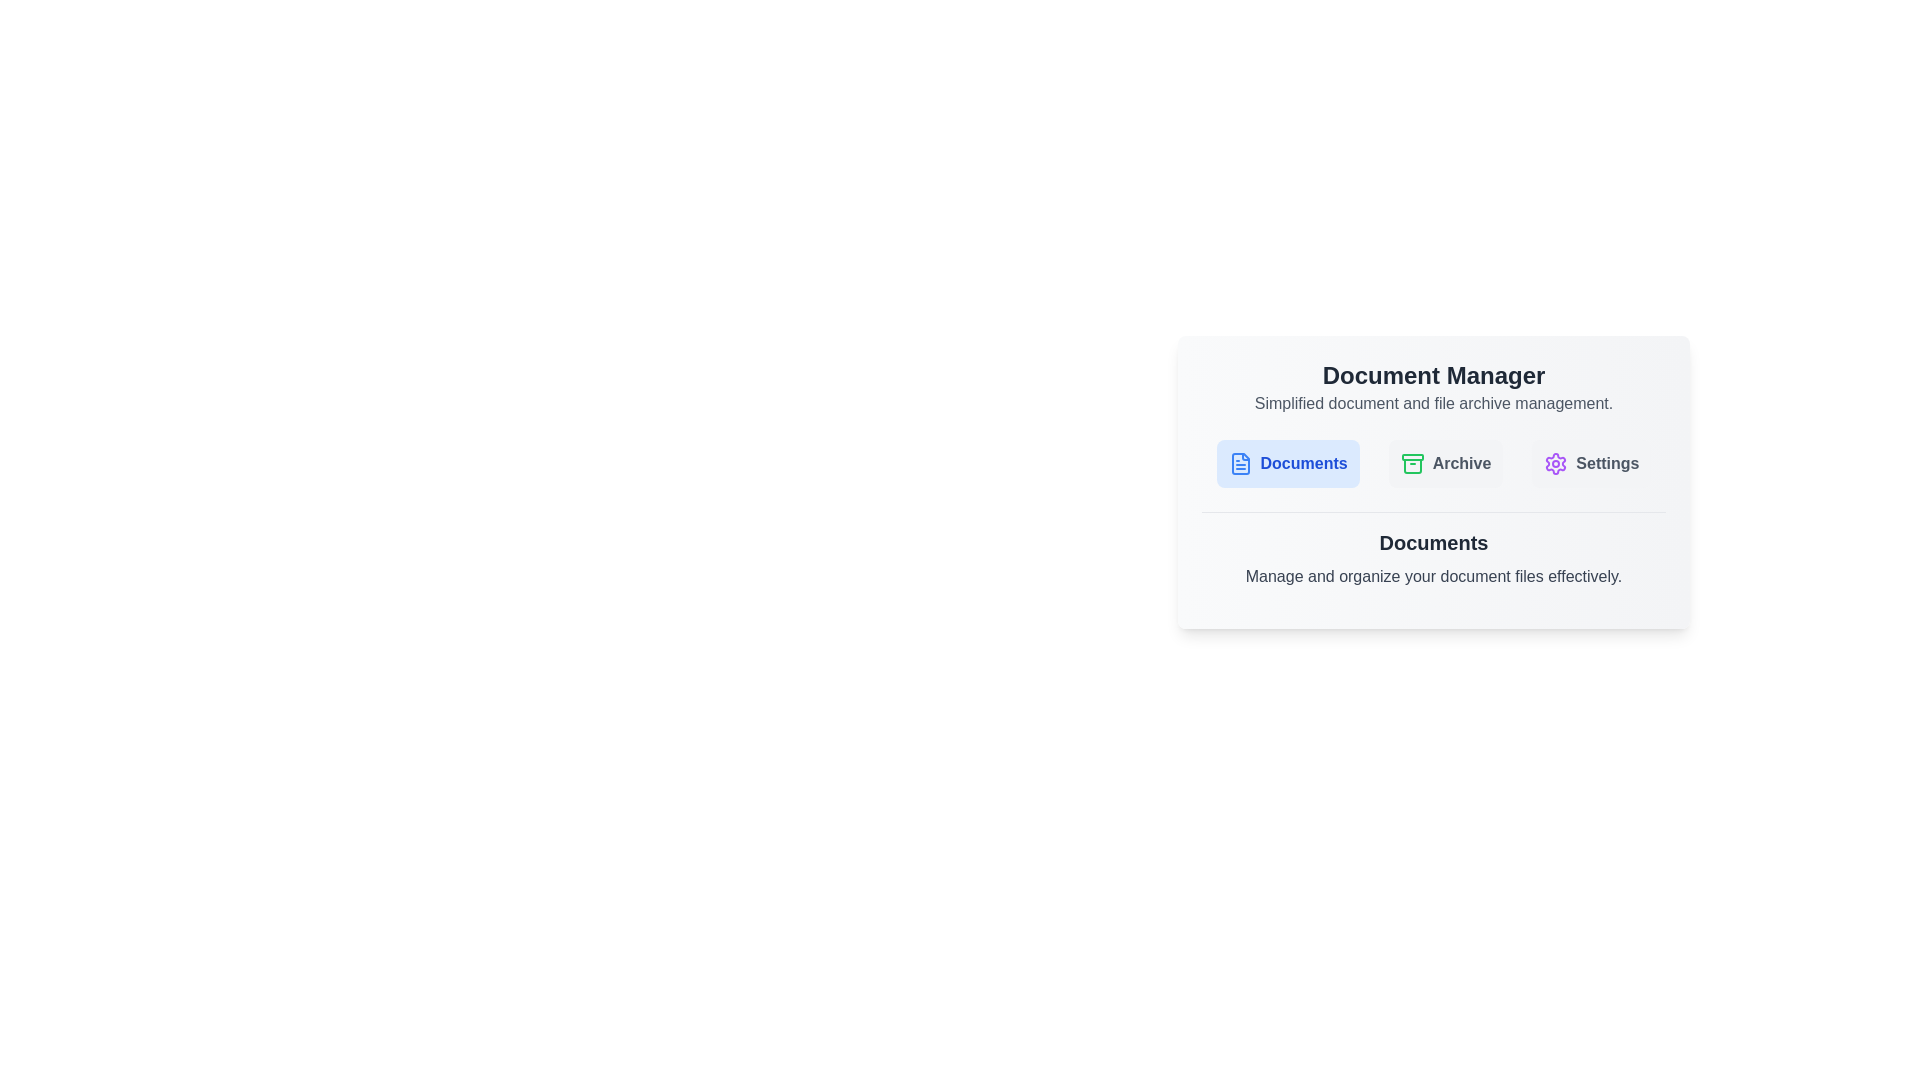 This screenshot has height=1080, width=1920. I want to click on the Settings tab by clicking its corresponding button, so click(1590, 463).